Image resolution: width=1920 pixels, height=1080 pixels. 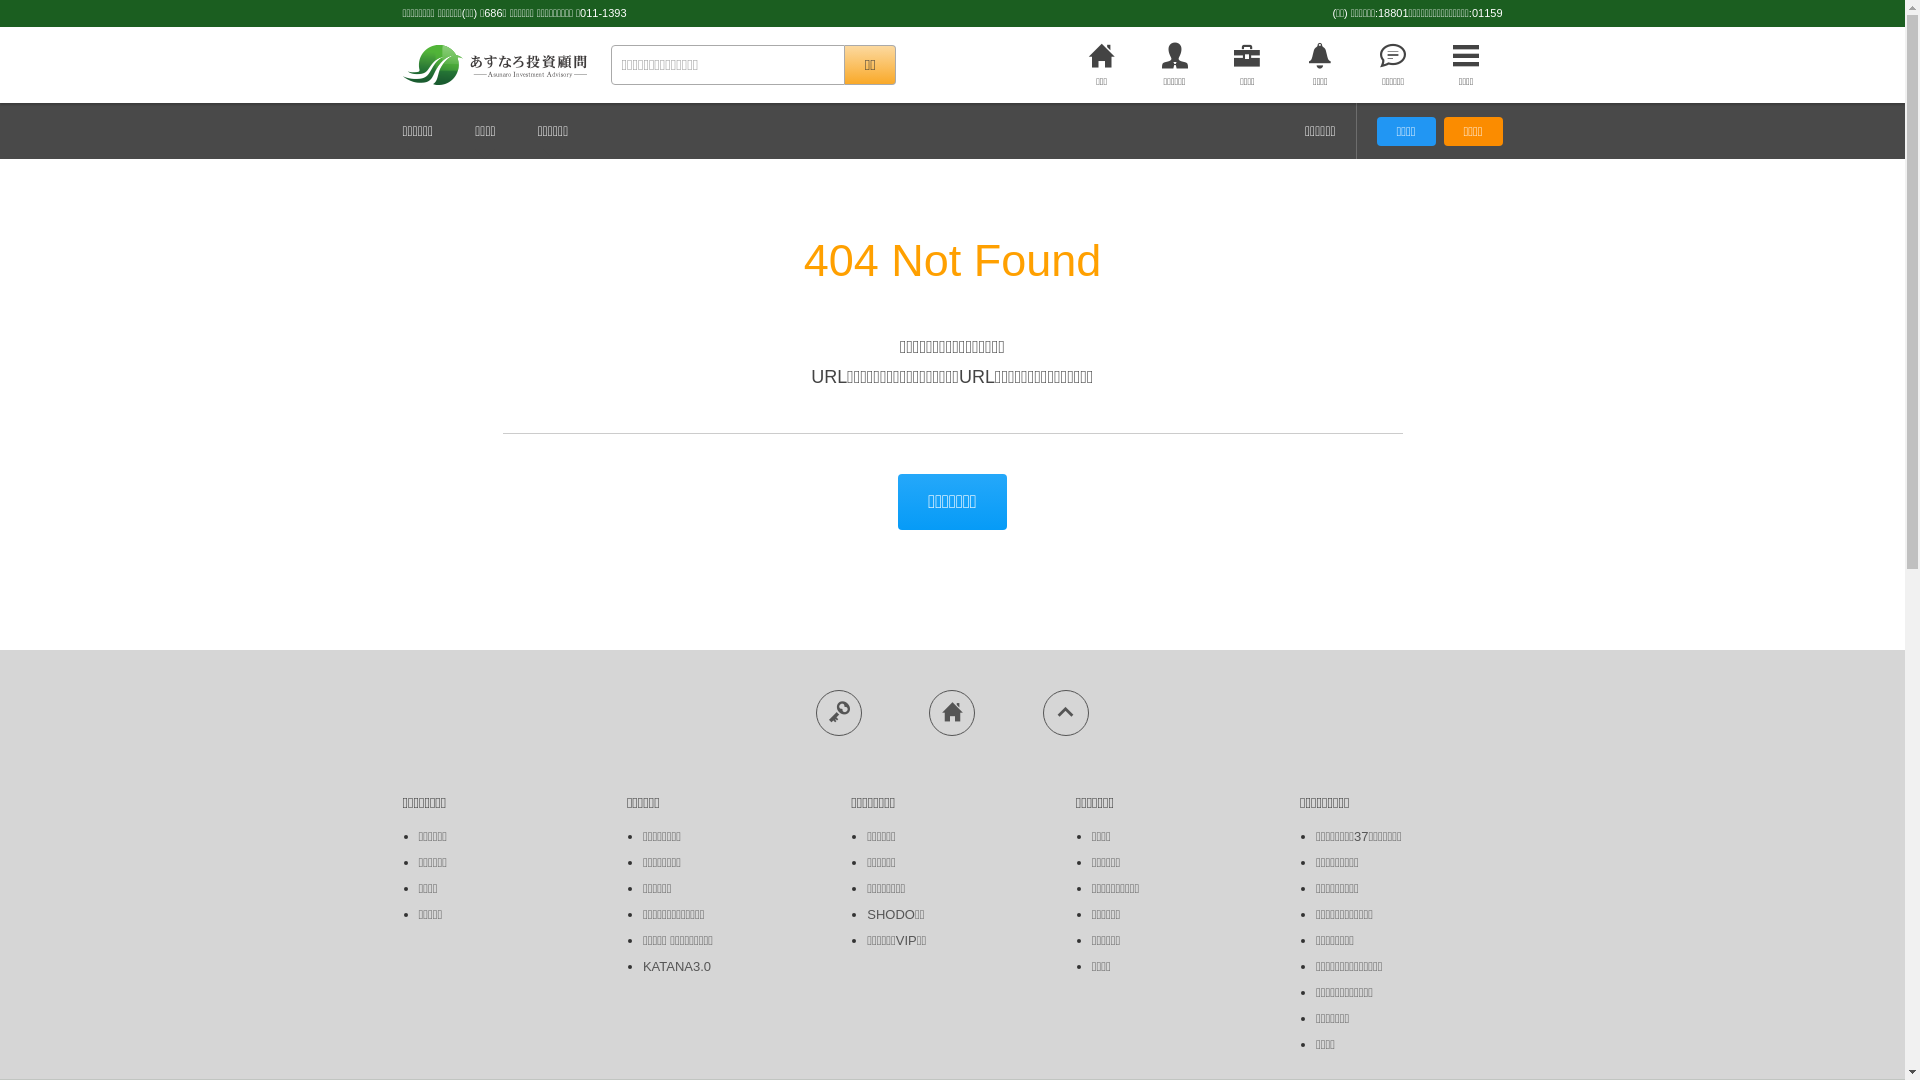 What do you see at coordinates (643, 965) in the screenshot?
I see `'KATANA3.0'` at bounding box center [643, 965].